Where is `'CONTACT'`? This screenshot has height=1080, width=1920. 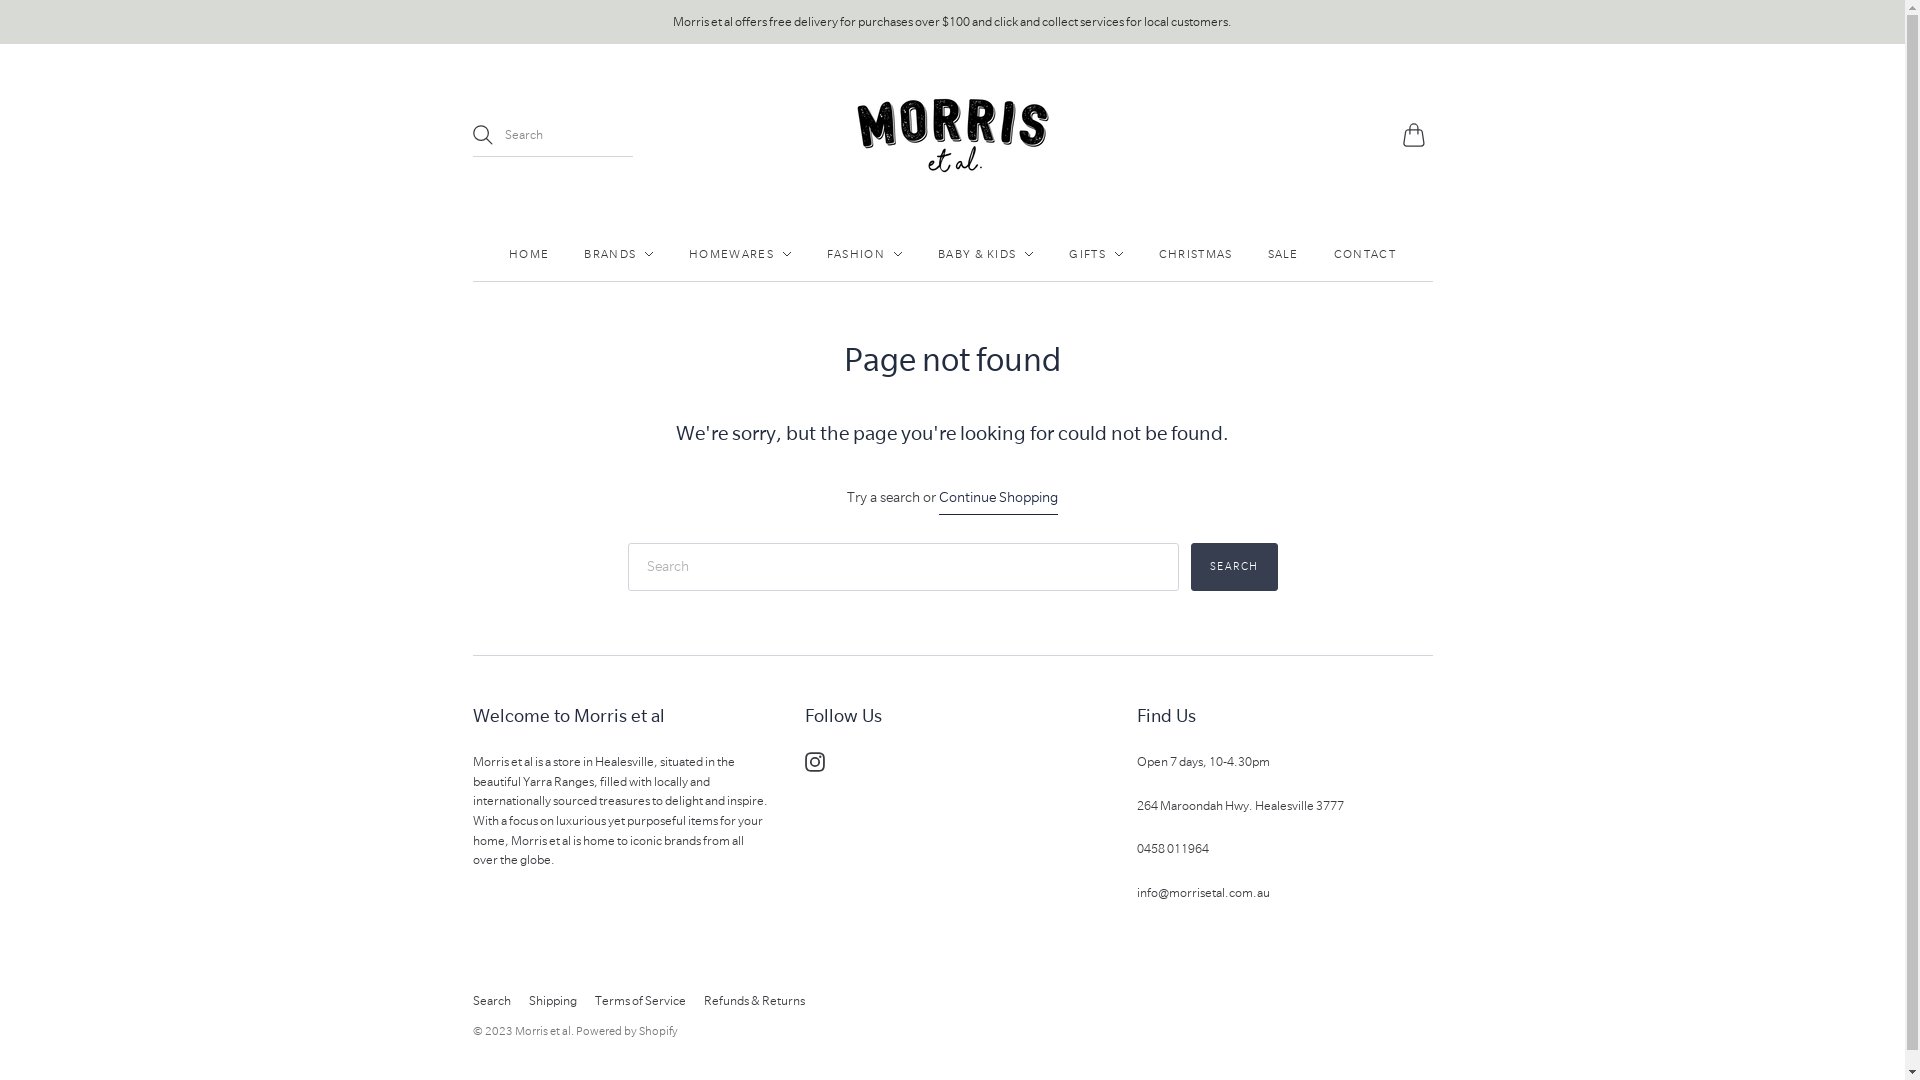 'CONTACT' is located at coordinates (1363, 253).